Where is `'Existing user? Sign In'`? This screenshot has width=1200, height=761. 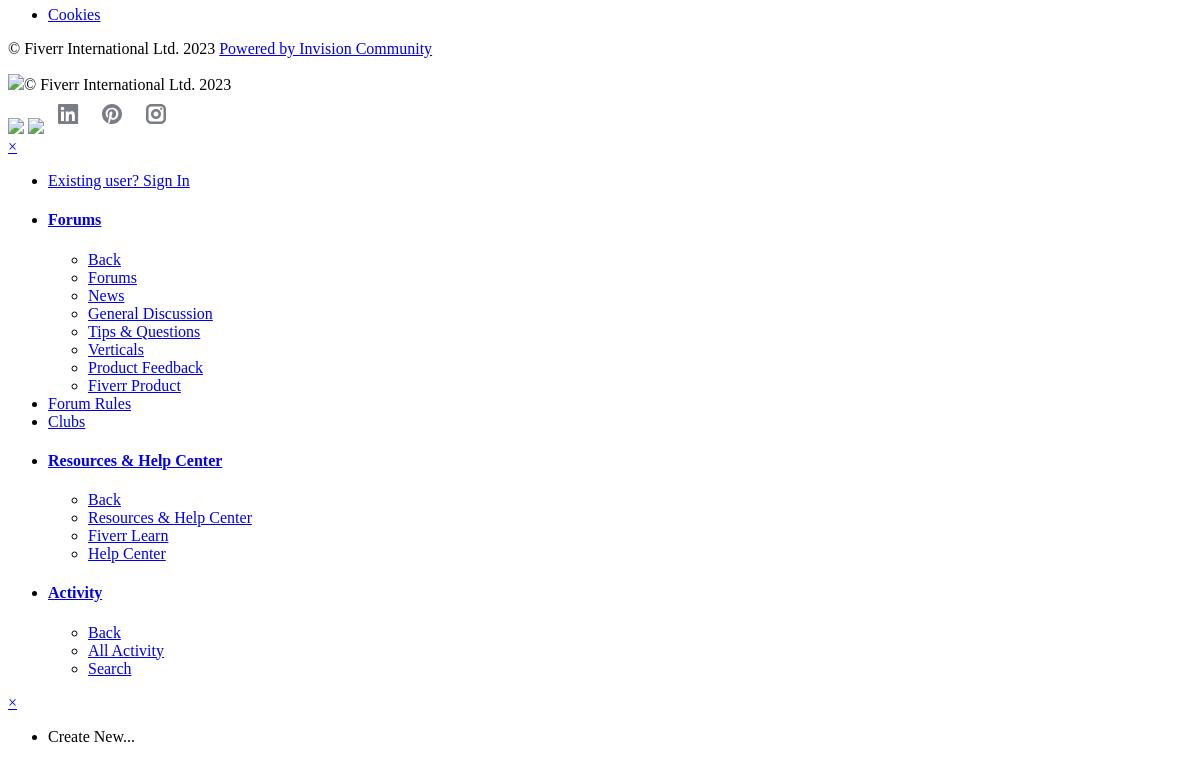 'Existing user? Sign In' is located at coordinates (118, 179).